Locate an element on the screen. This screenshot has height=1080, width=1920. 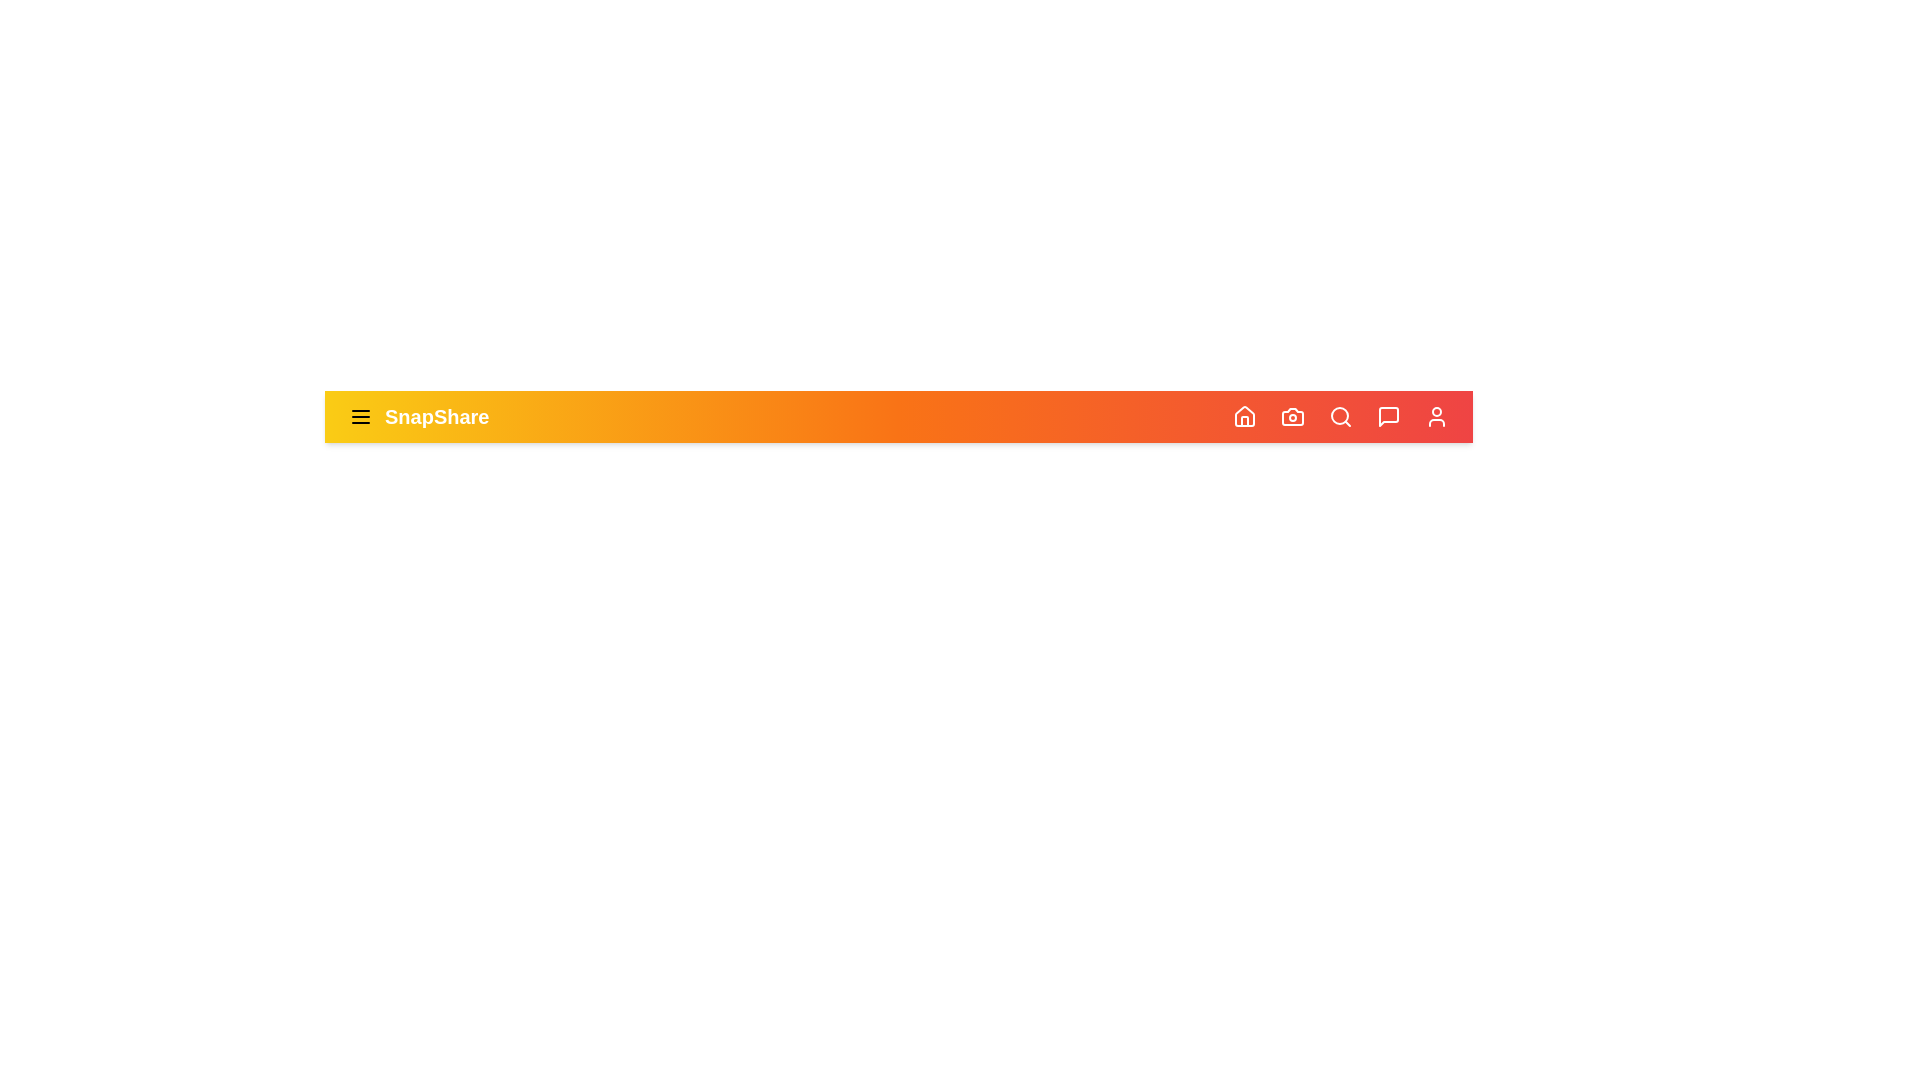
the home icon to navigate to the home page is located at coordinates (1243, 415).